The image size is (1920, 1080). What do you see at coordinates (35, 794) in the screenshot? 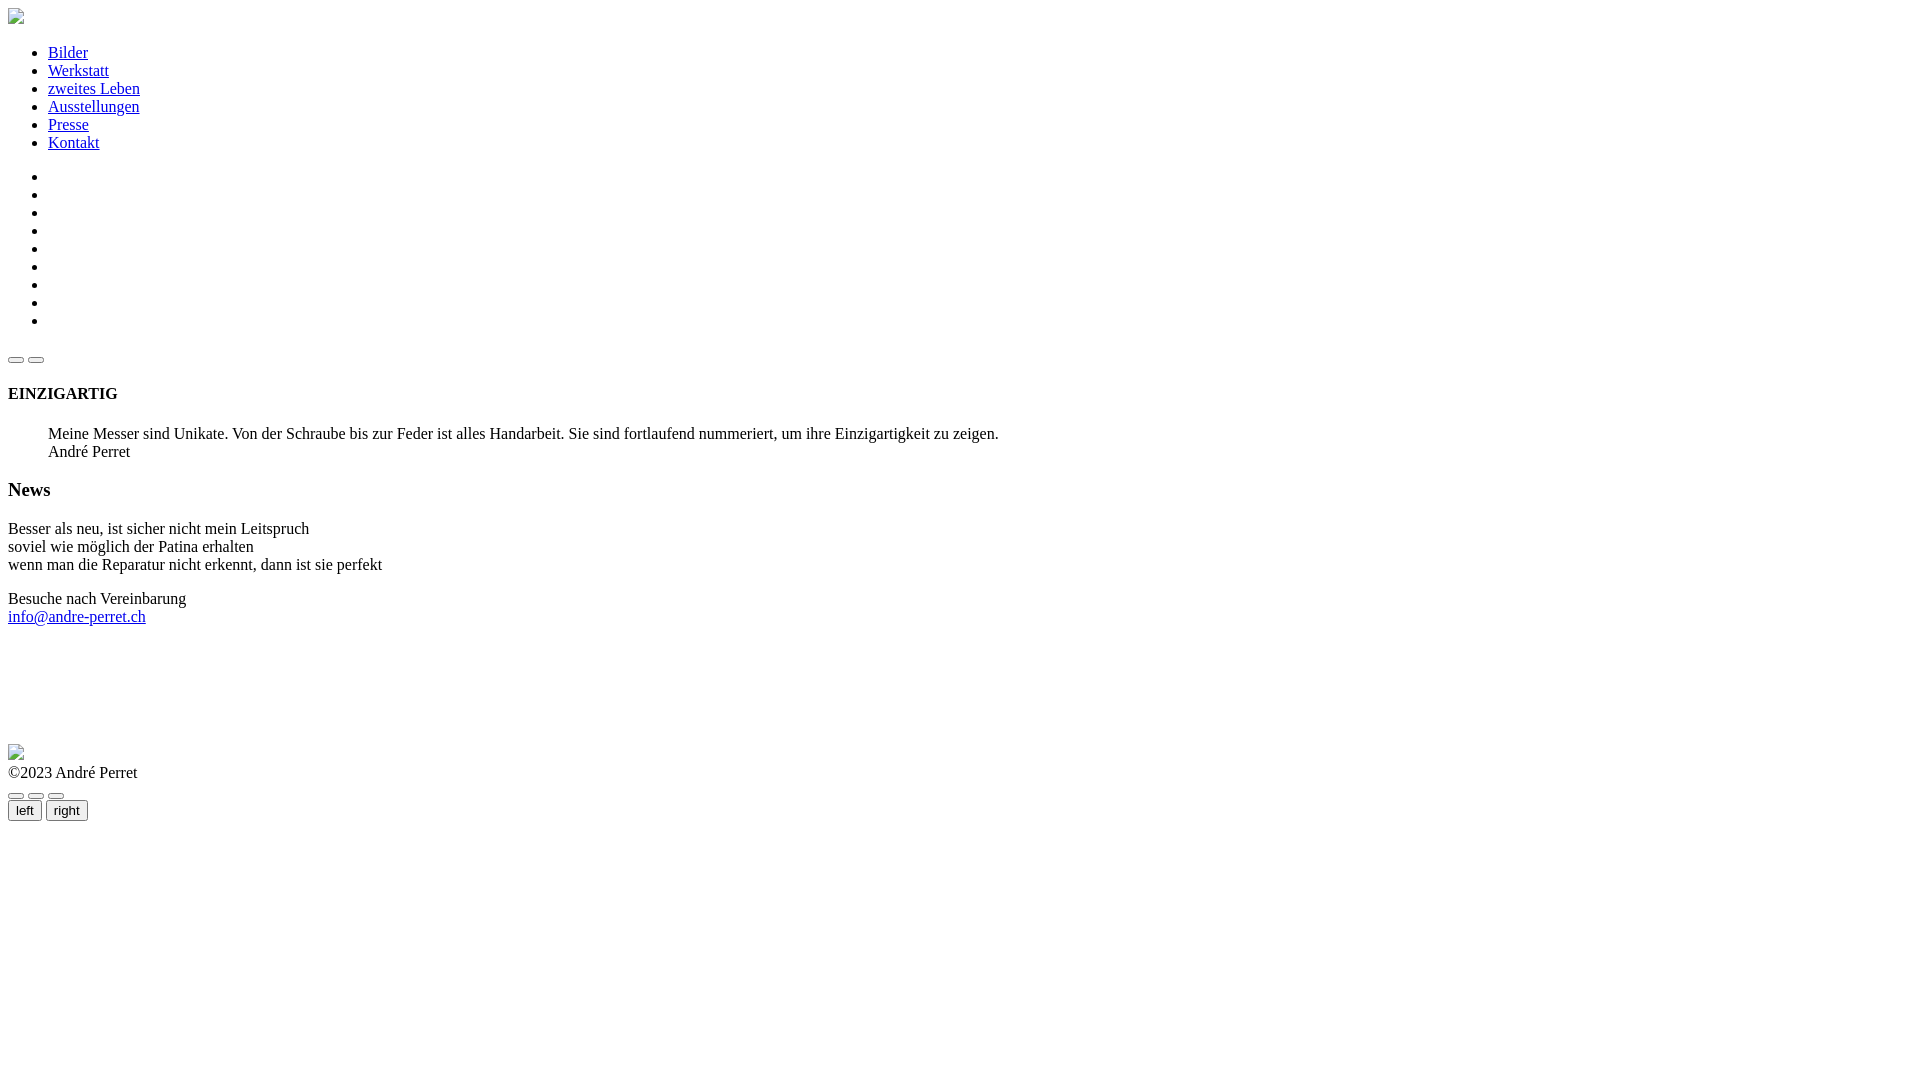
I see `'Toggle fullscreen'` at bounding box center [35, 794].